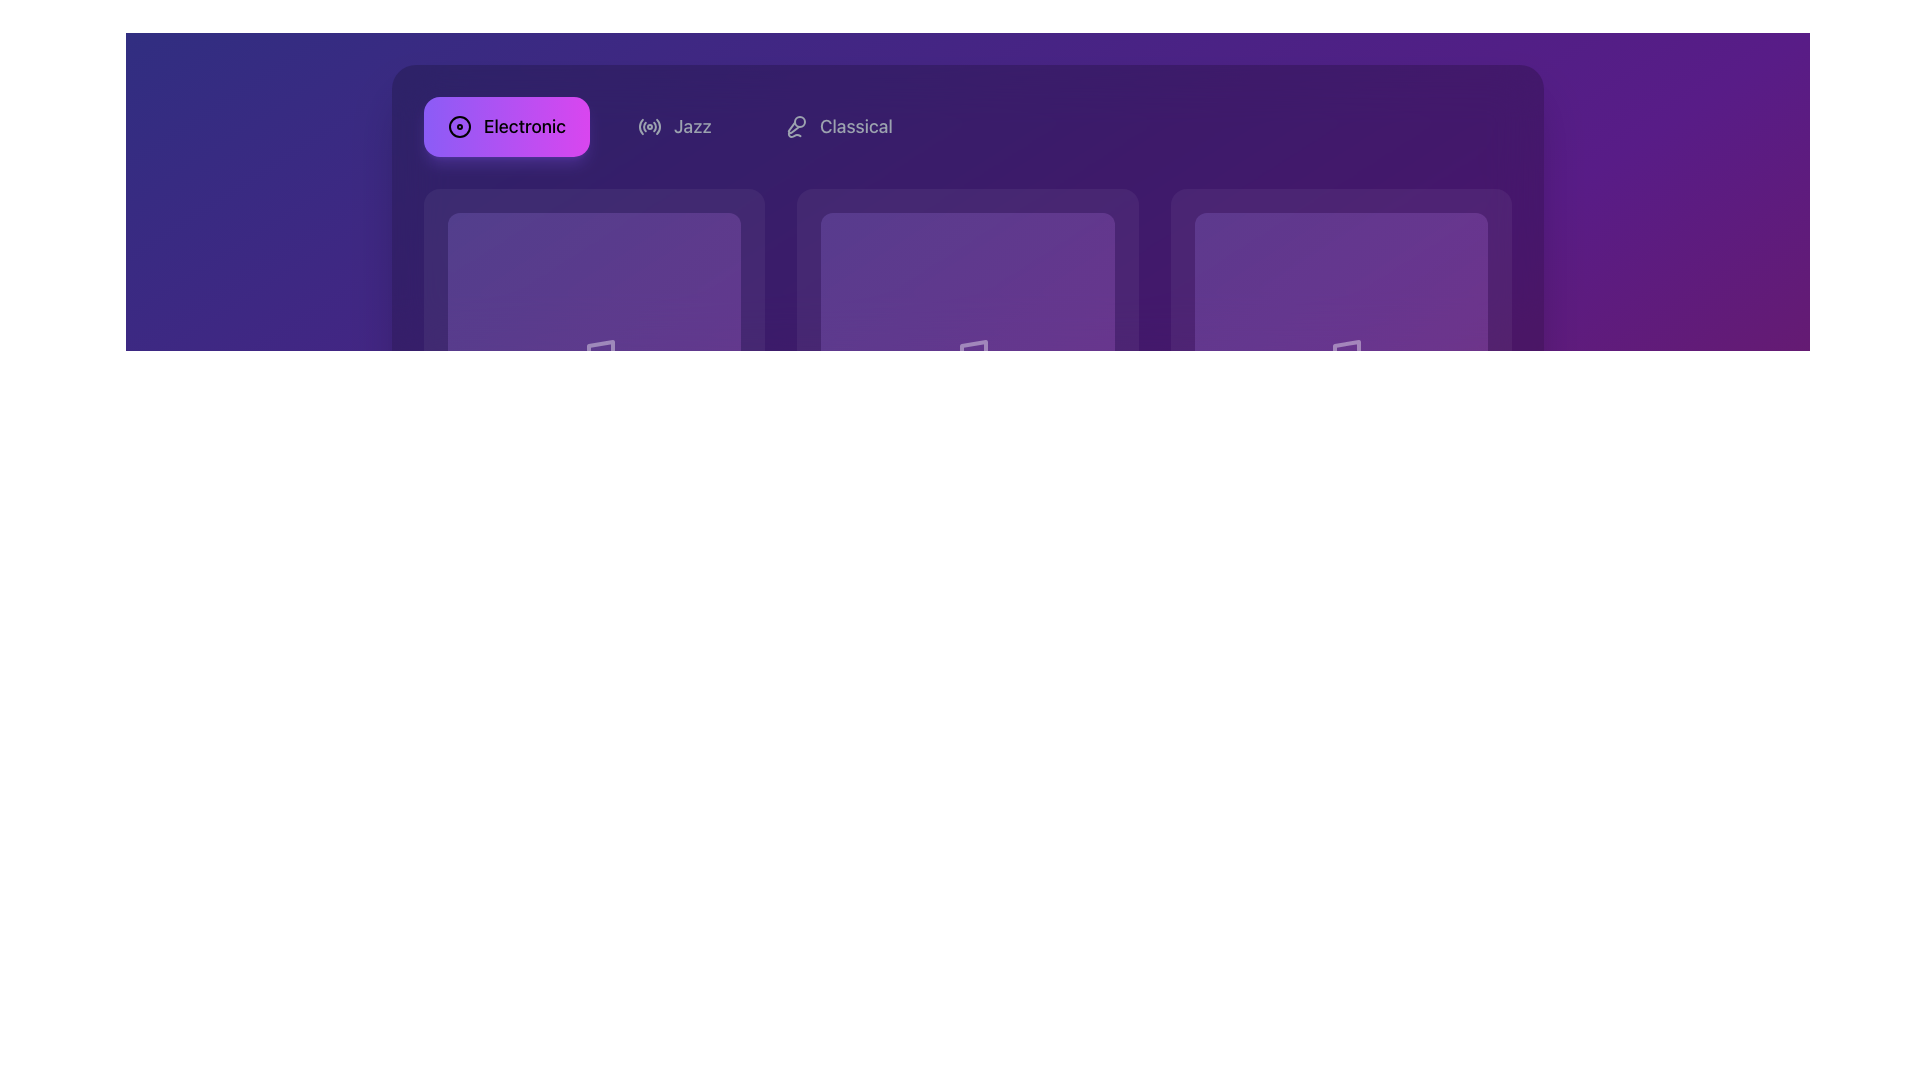  I want to click on the 'Electronic' category button, which is the leftmost button in a horizontal group of three, so click(507, 127).